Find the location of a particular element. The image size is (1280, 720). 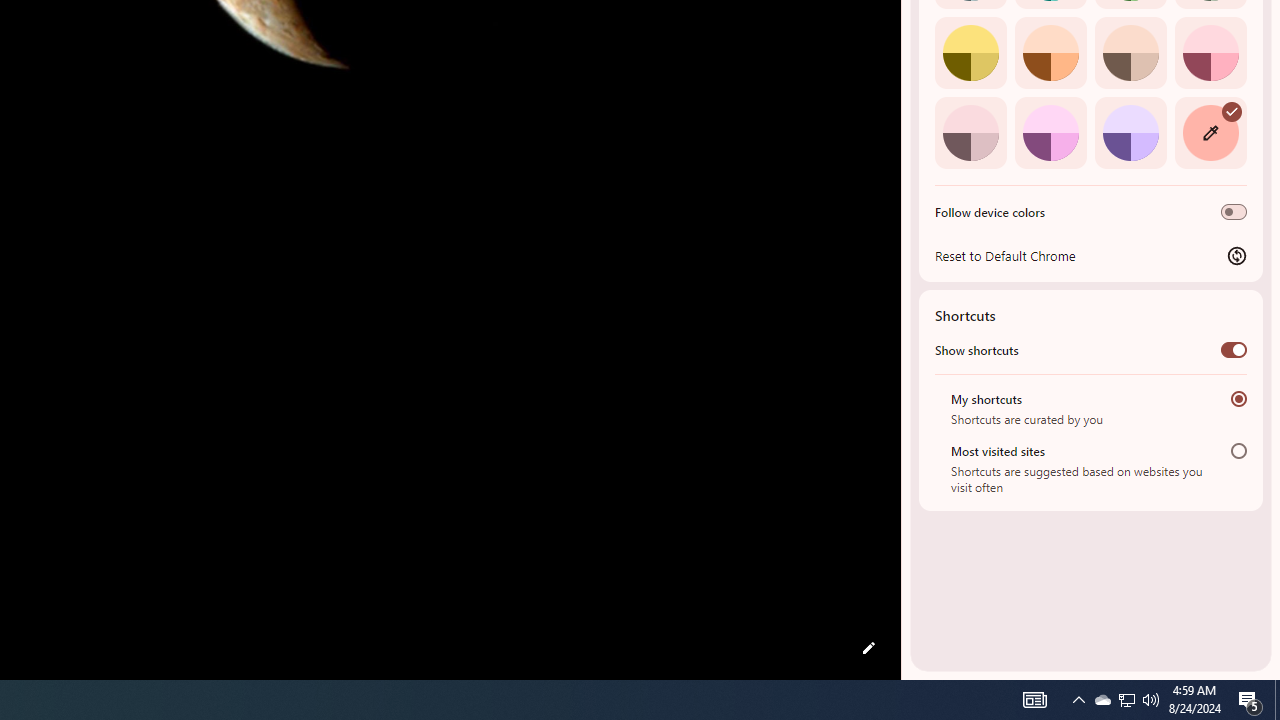

'My shortcuts' is located at coordinates (1238, 398).